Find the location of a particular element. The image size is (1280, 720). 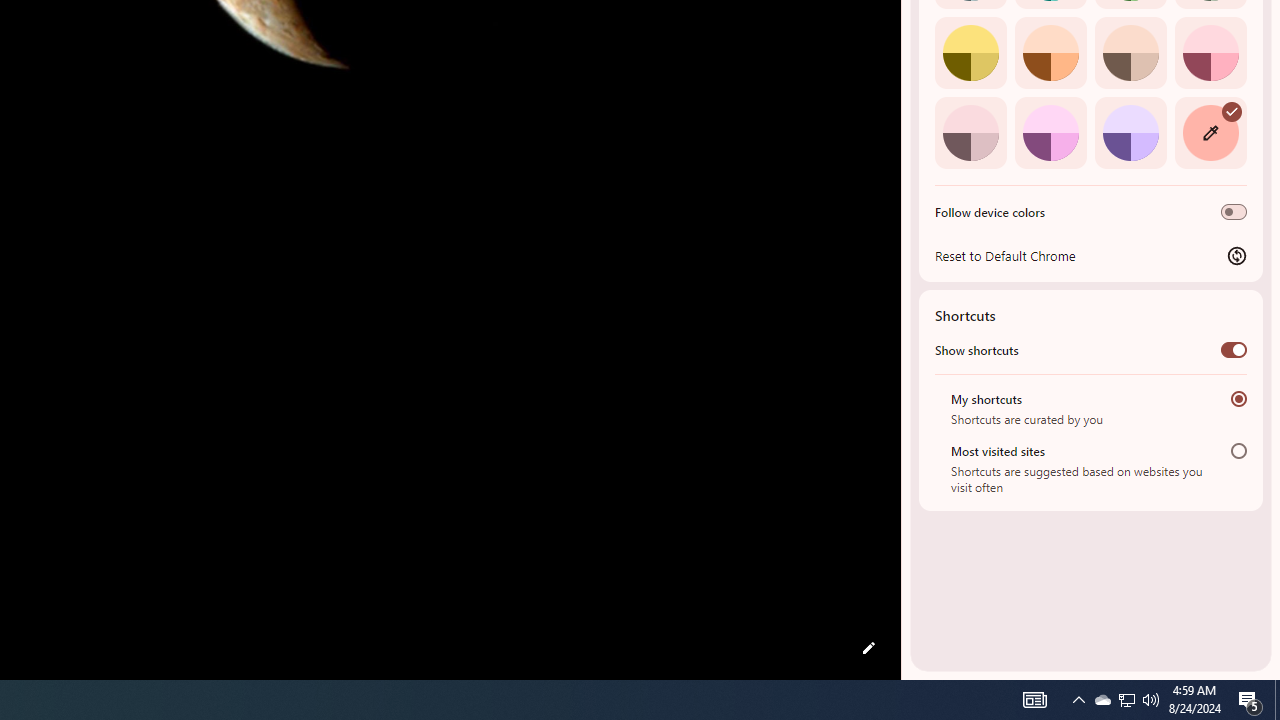

'My shortcuts' is located at coordinates (1238, 398).